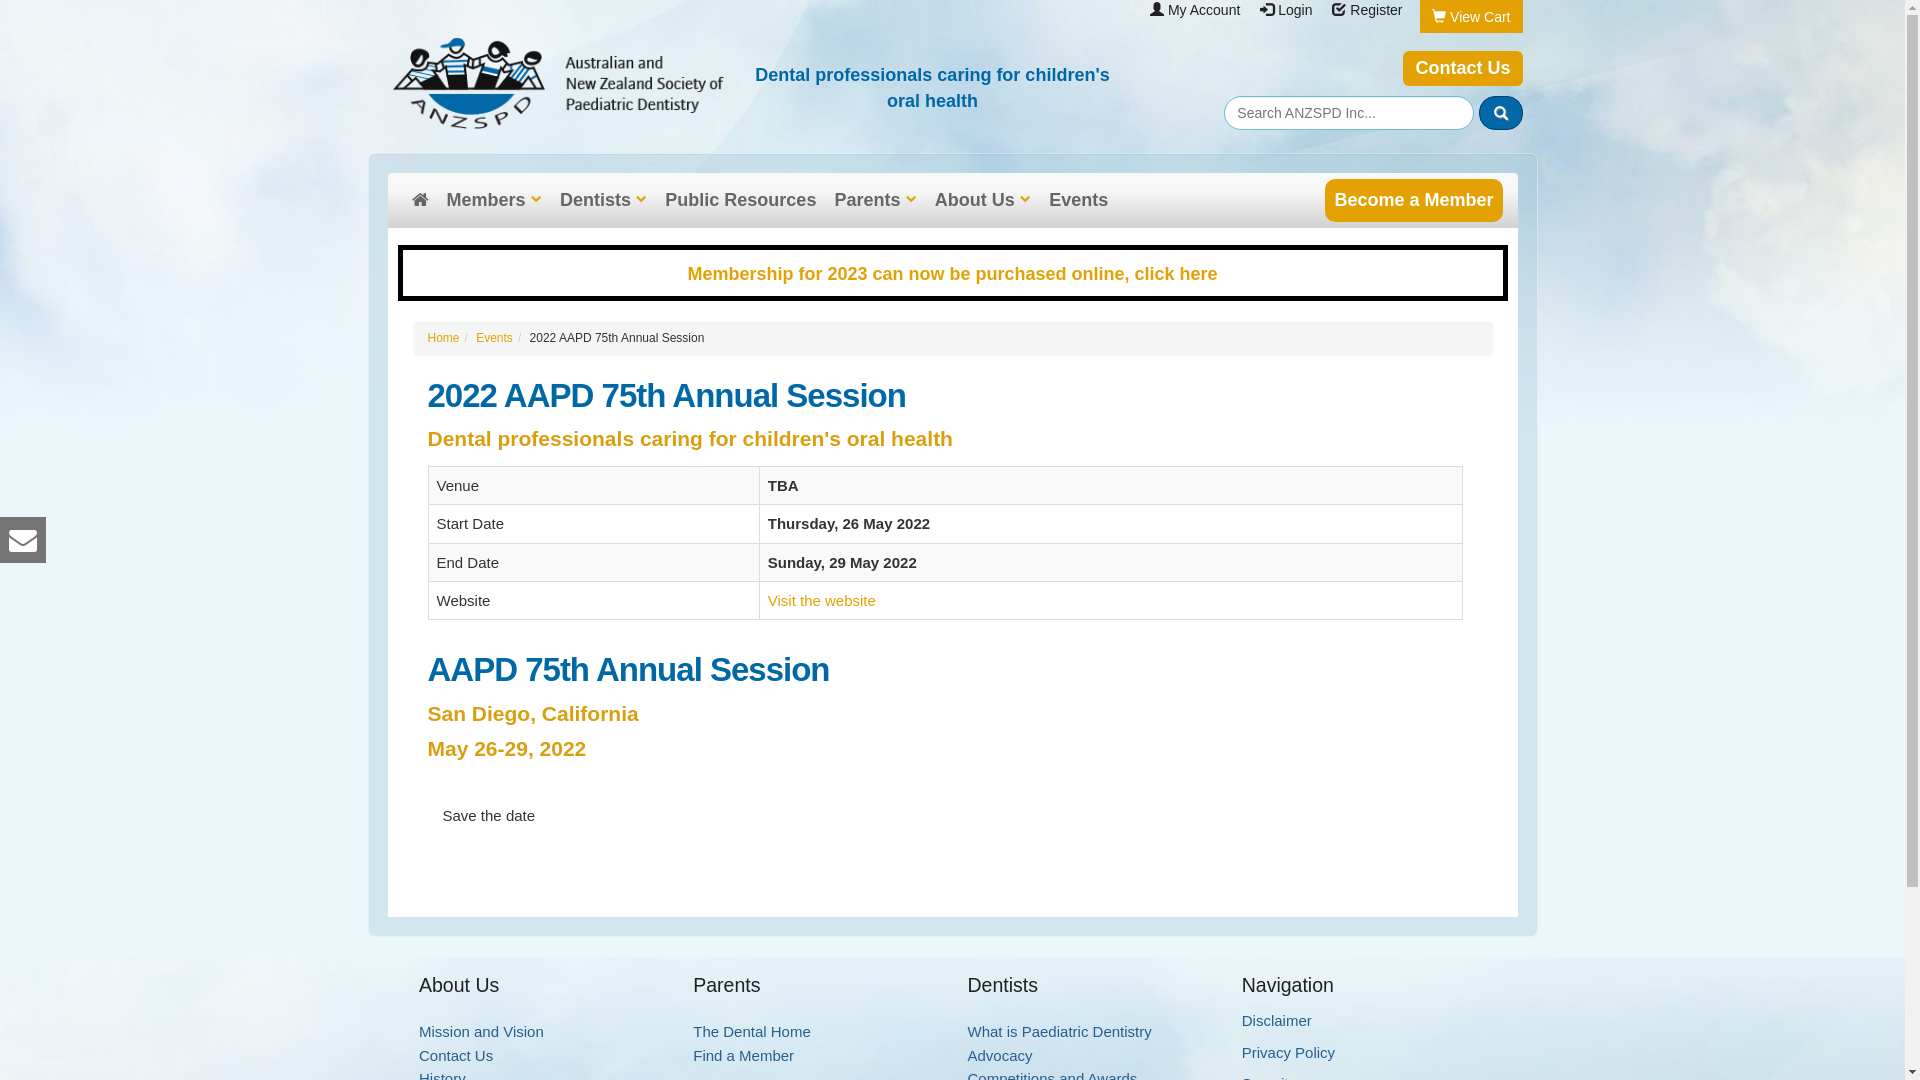 Image resolution: width=1920 pixels, height=1080 pixels. I want to click on 'What is Paediatric Dentistry', so click(1059, 1031).